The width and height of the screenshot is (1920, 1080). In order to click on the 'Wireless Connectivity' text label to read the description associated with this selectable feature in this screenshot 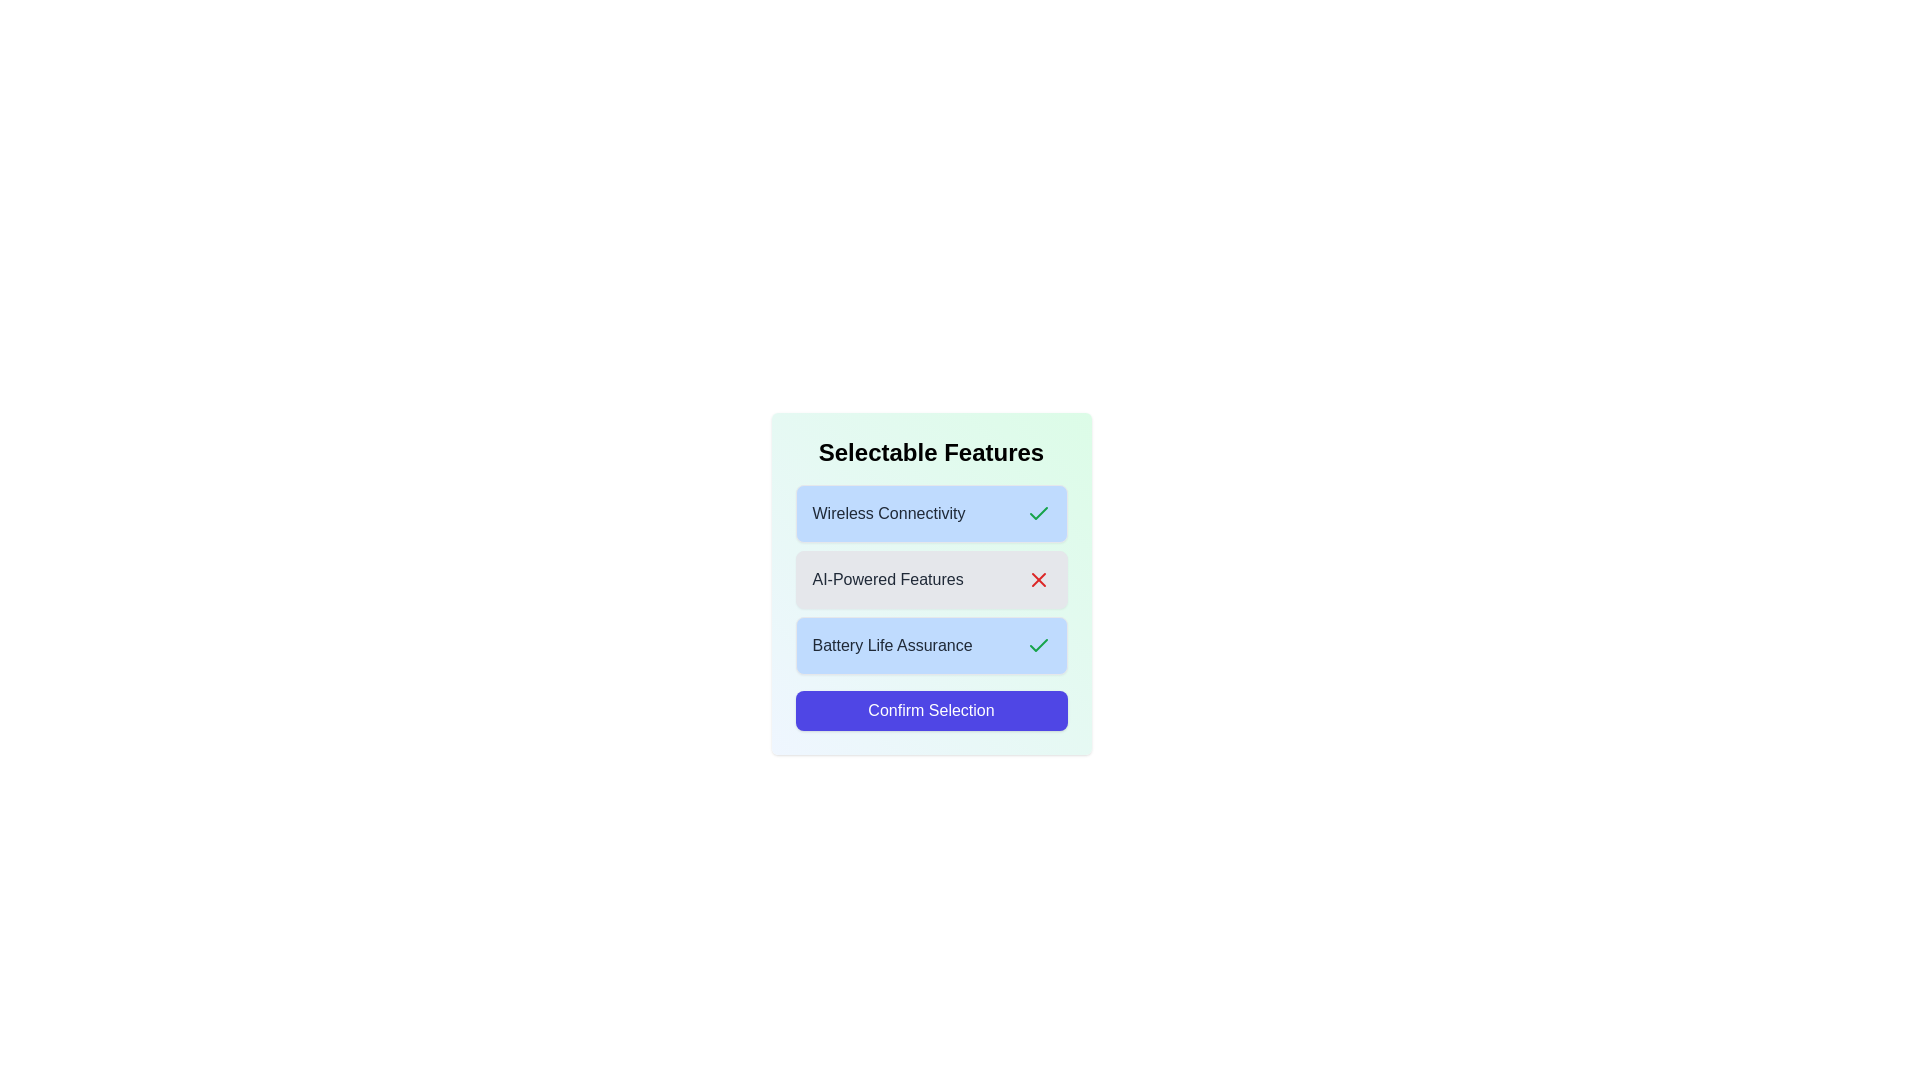, I will do `click(887, 512)`.